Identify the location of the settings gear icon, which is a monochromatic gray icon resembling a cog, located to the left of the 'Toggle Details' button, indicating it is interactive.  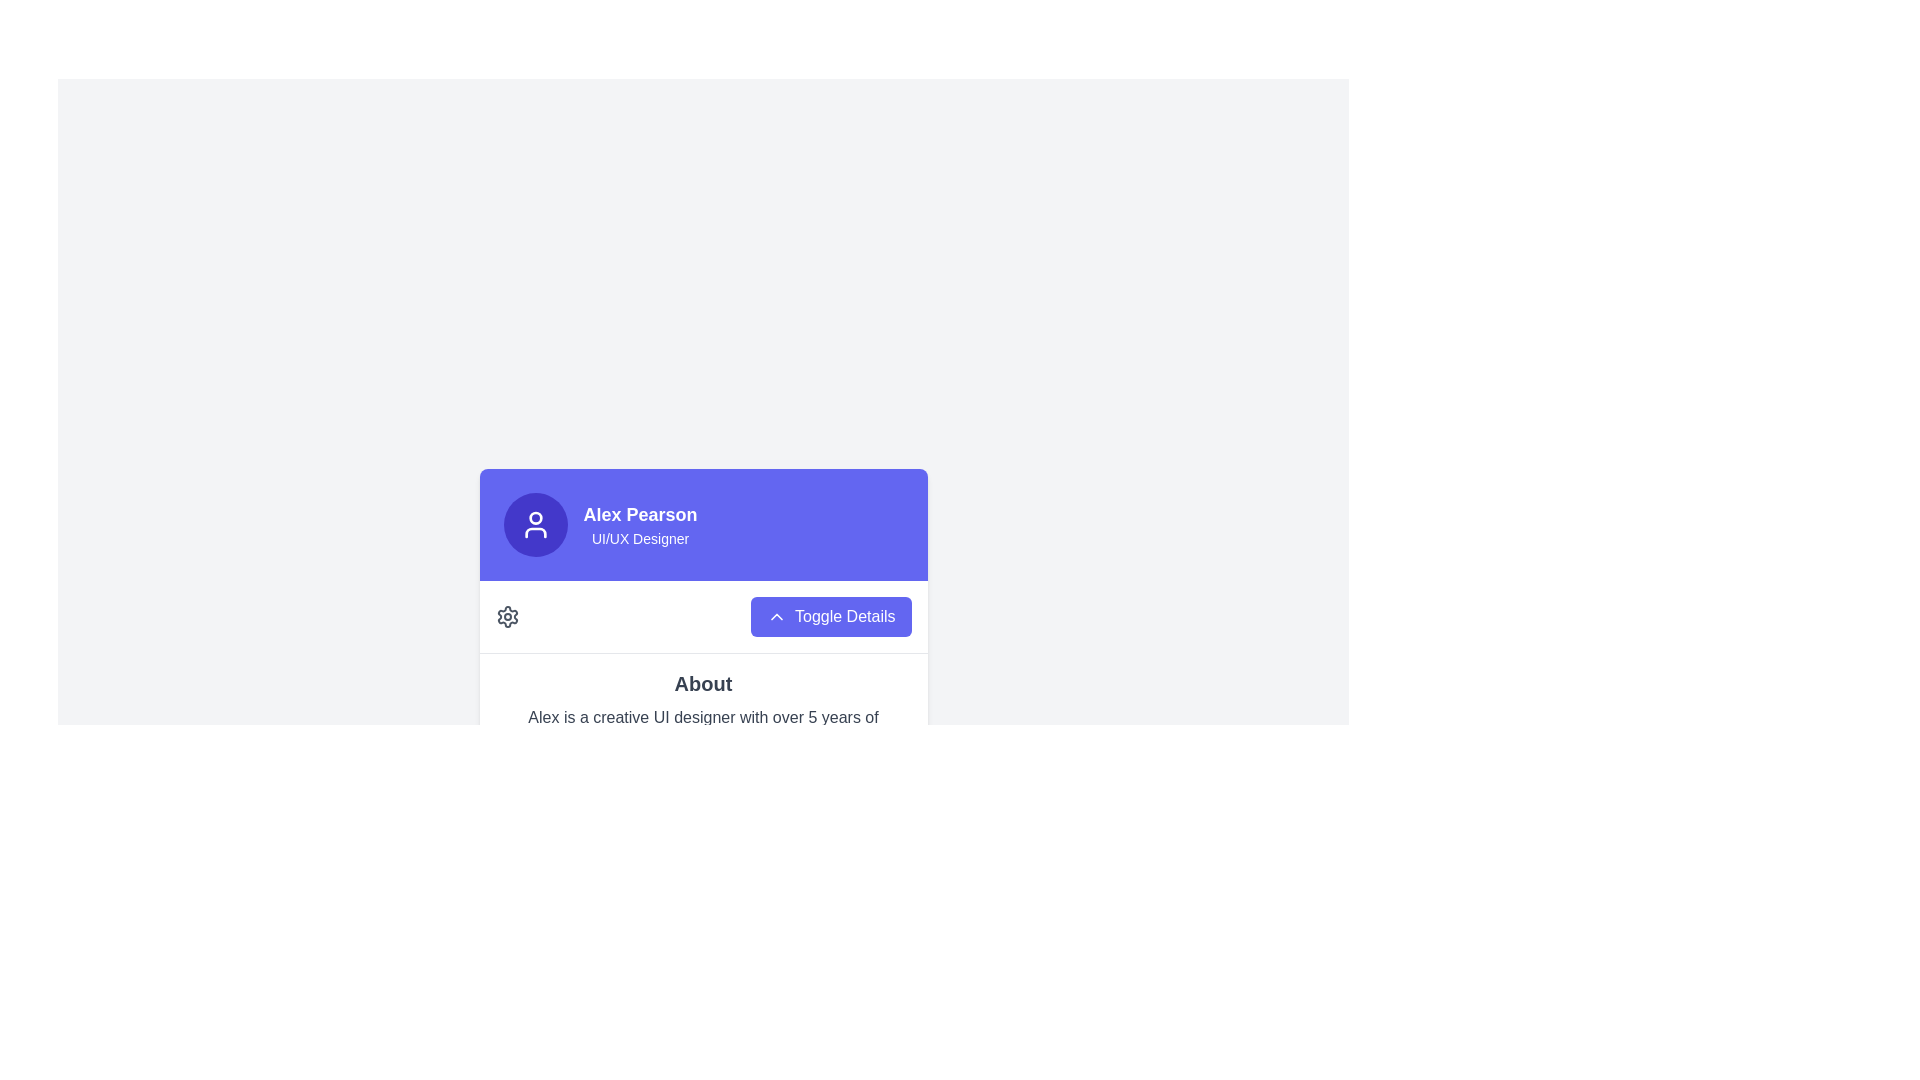
(507, 615).